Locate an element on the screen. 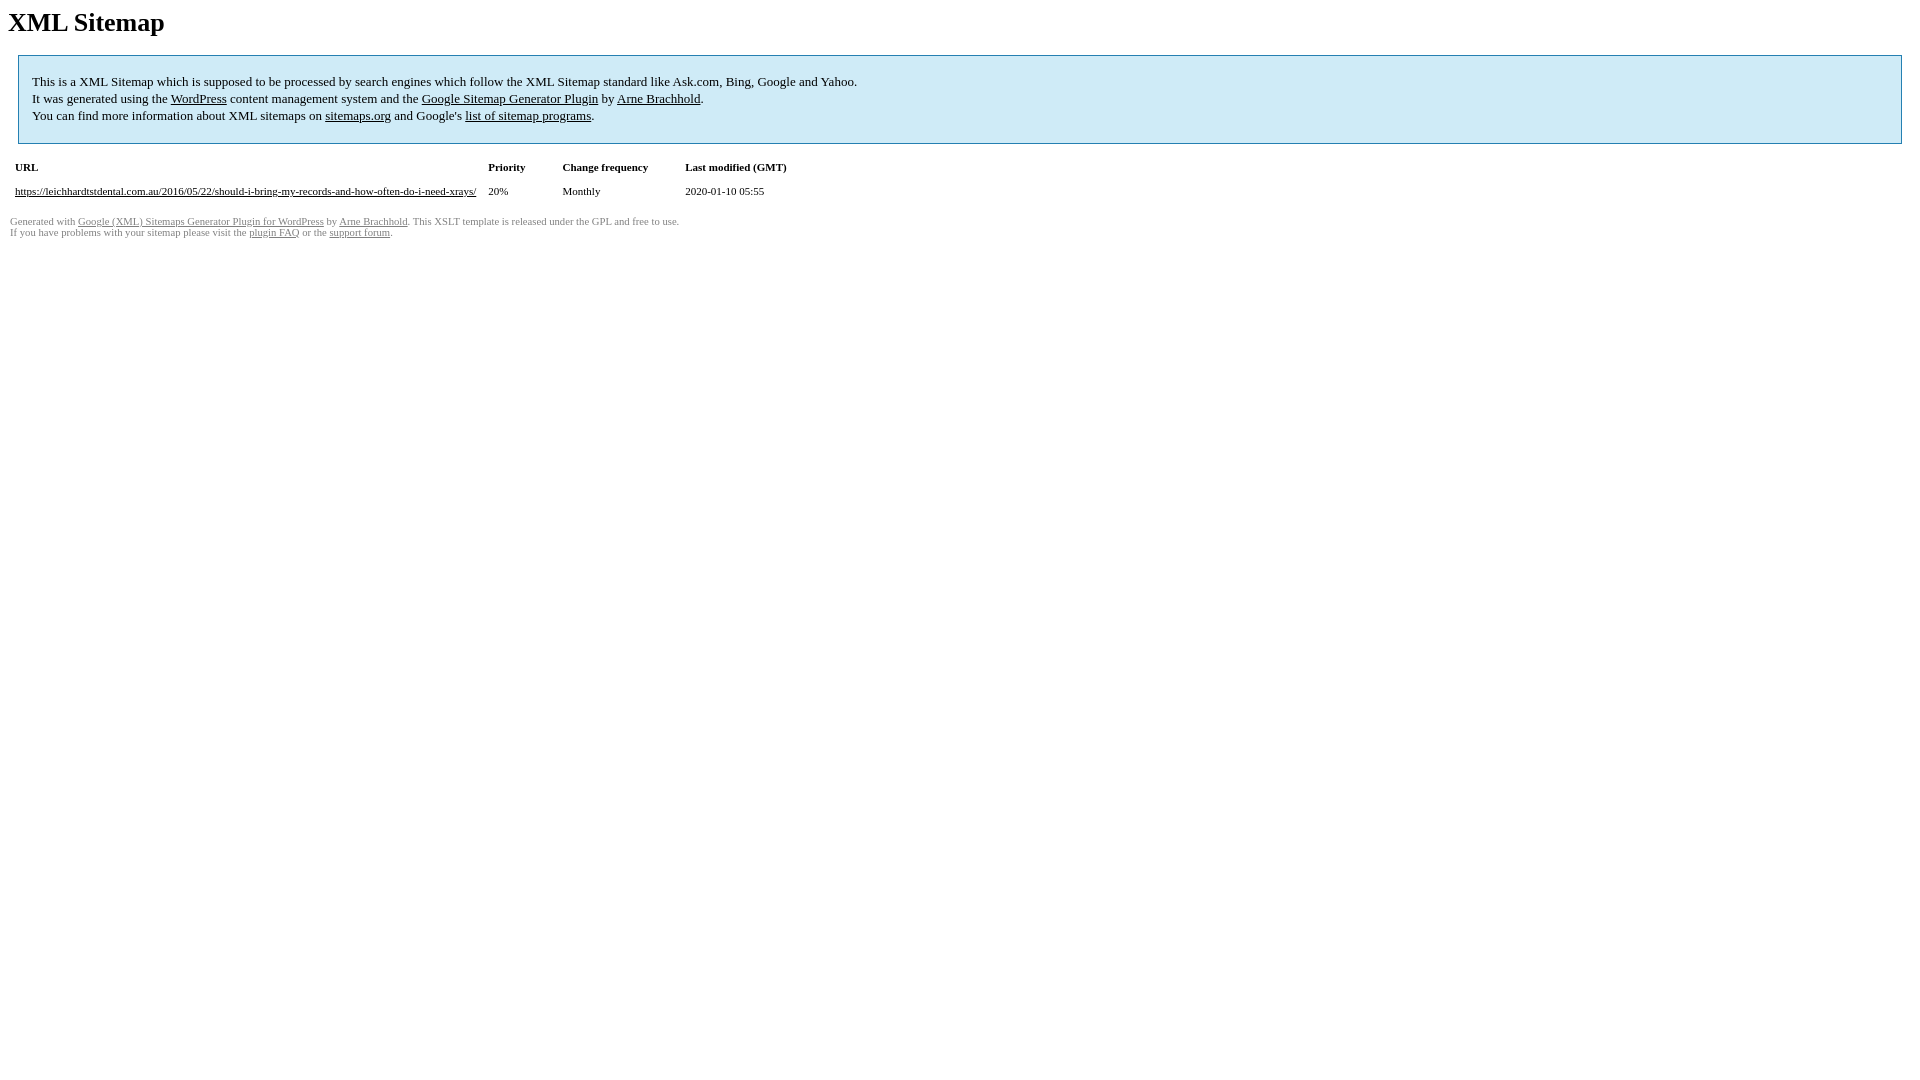 Image resolution: width=1920 pixels, height=1080 pixels. 'Arne Brachhold' is located at coordinates (658, 98).